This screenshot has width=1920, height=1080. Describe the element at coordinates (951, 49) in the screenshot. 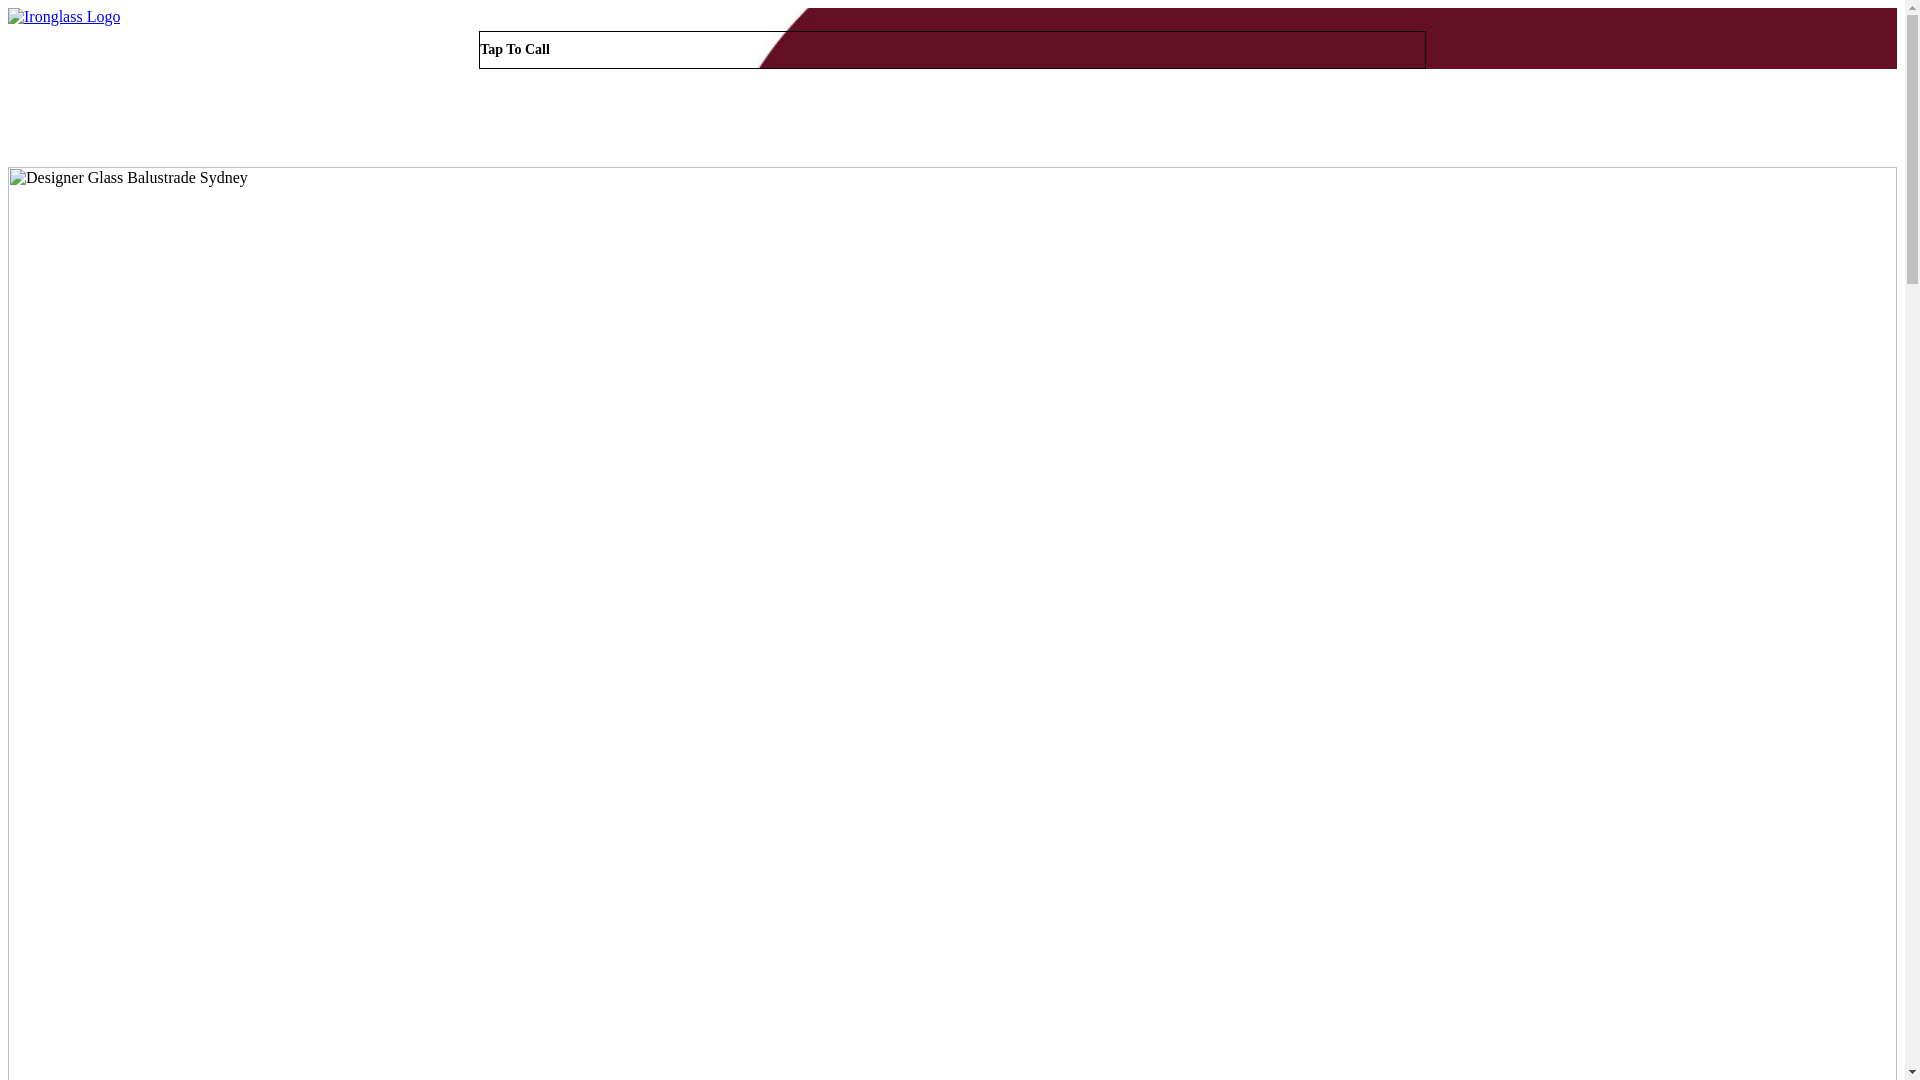

I see `'Tap To Call'` at that location.